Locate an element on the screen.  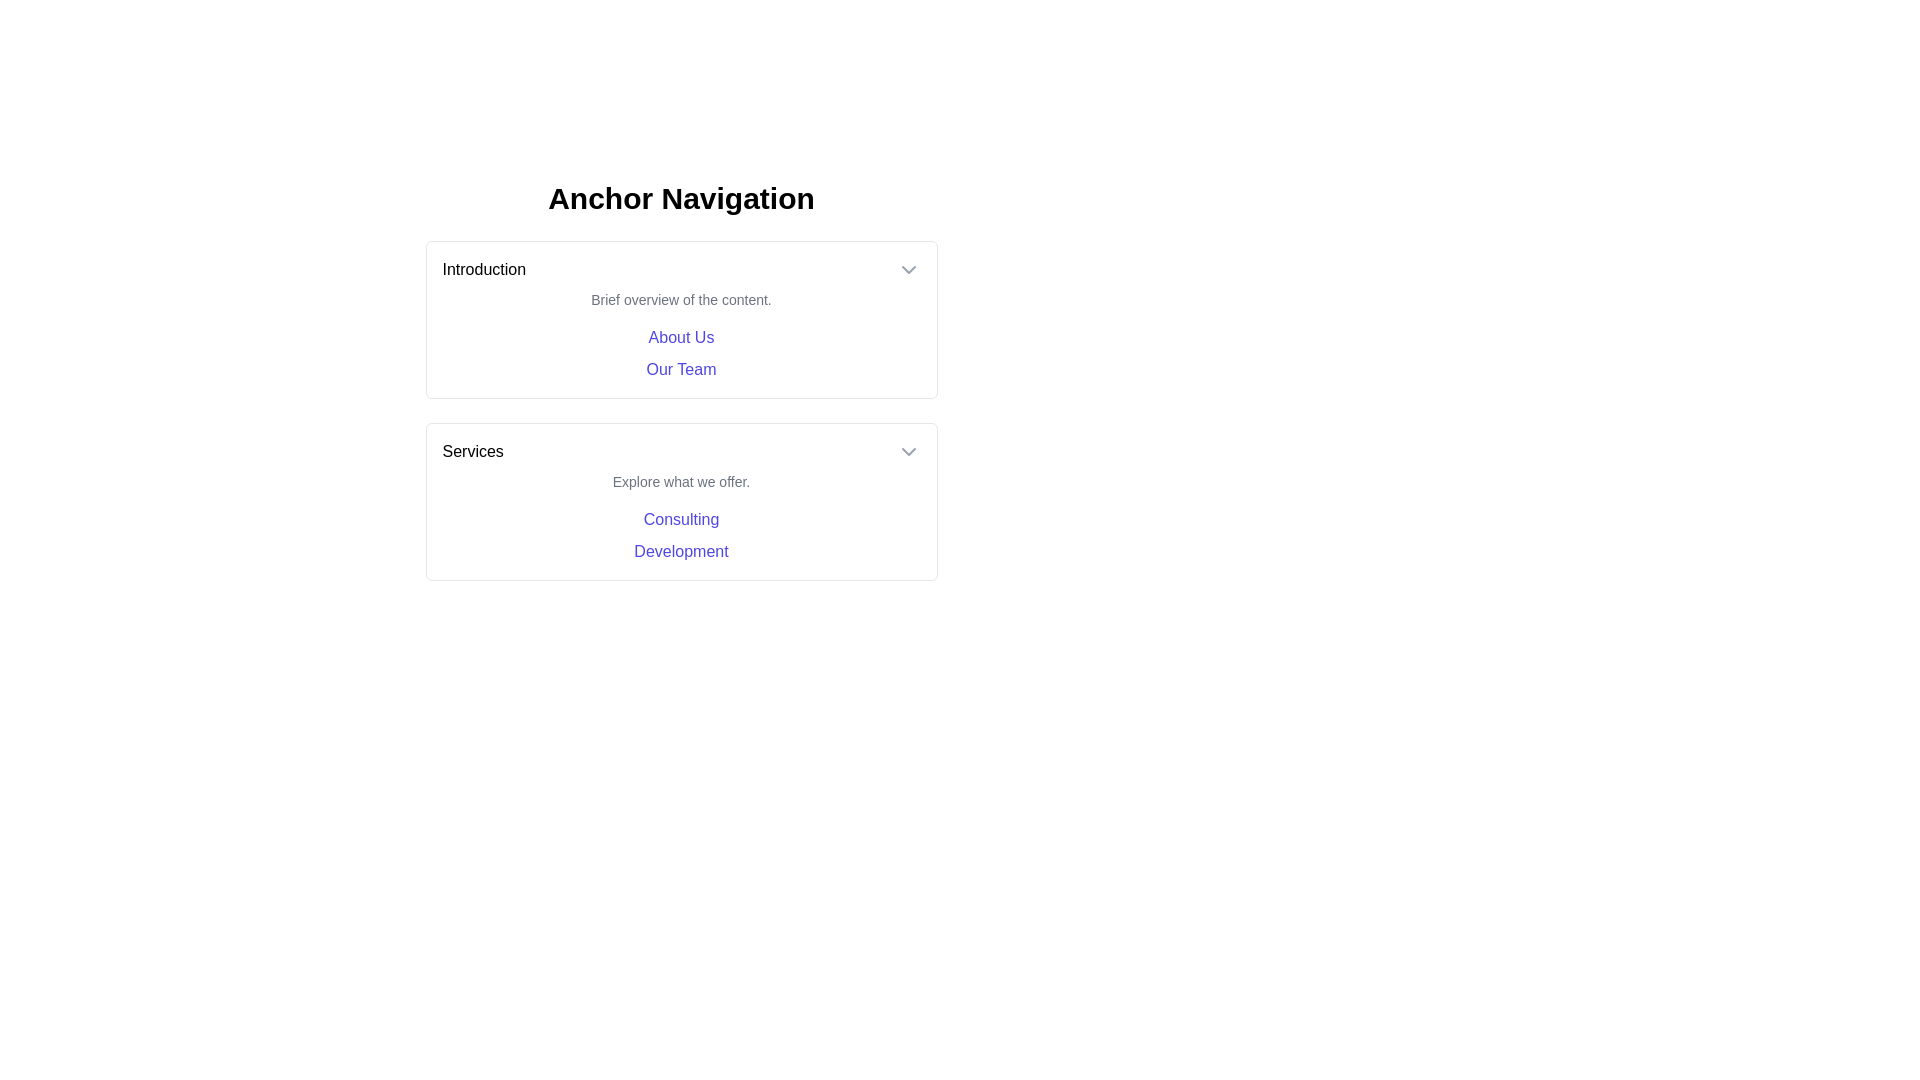
the text element styled in small, gray font that reads 'Brief overview of the content.' located under the heading 'Introduction' and above the links 'About Us' and 'Our Team' is located at coordinates (681, 300).